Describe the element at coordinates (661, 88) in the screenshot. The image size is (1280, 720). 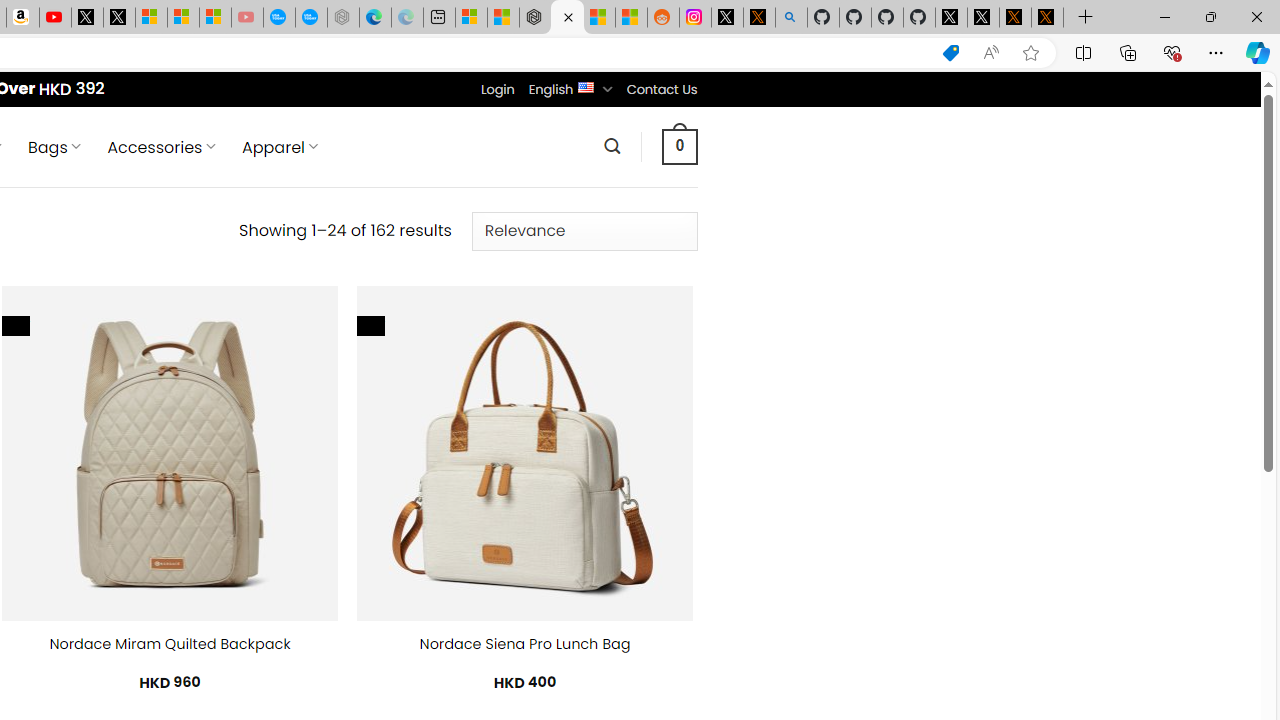
I see `'Contact Us'` at that location.